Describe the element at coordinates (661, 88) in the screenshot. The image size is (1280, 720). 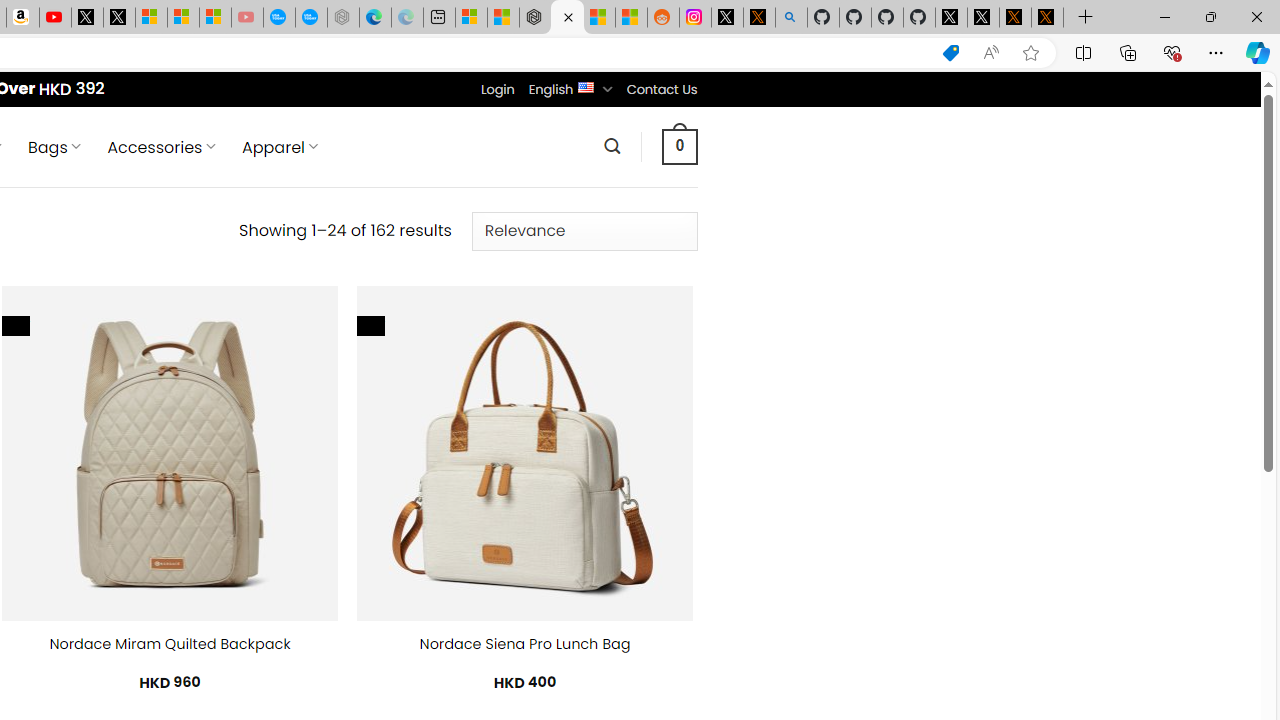
I see `'Contact Us'` at that location.